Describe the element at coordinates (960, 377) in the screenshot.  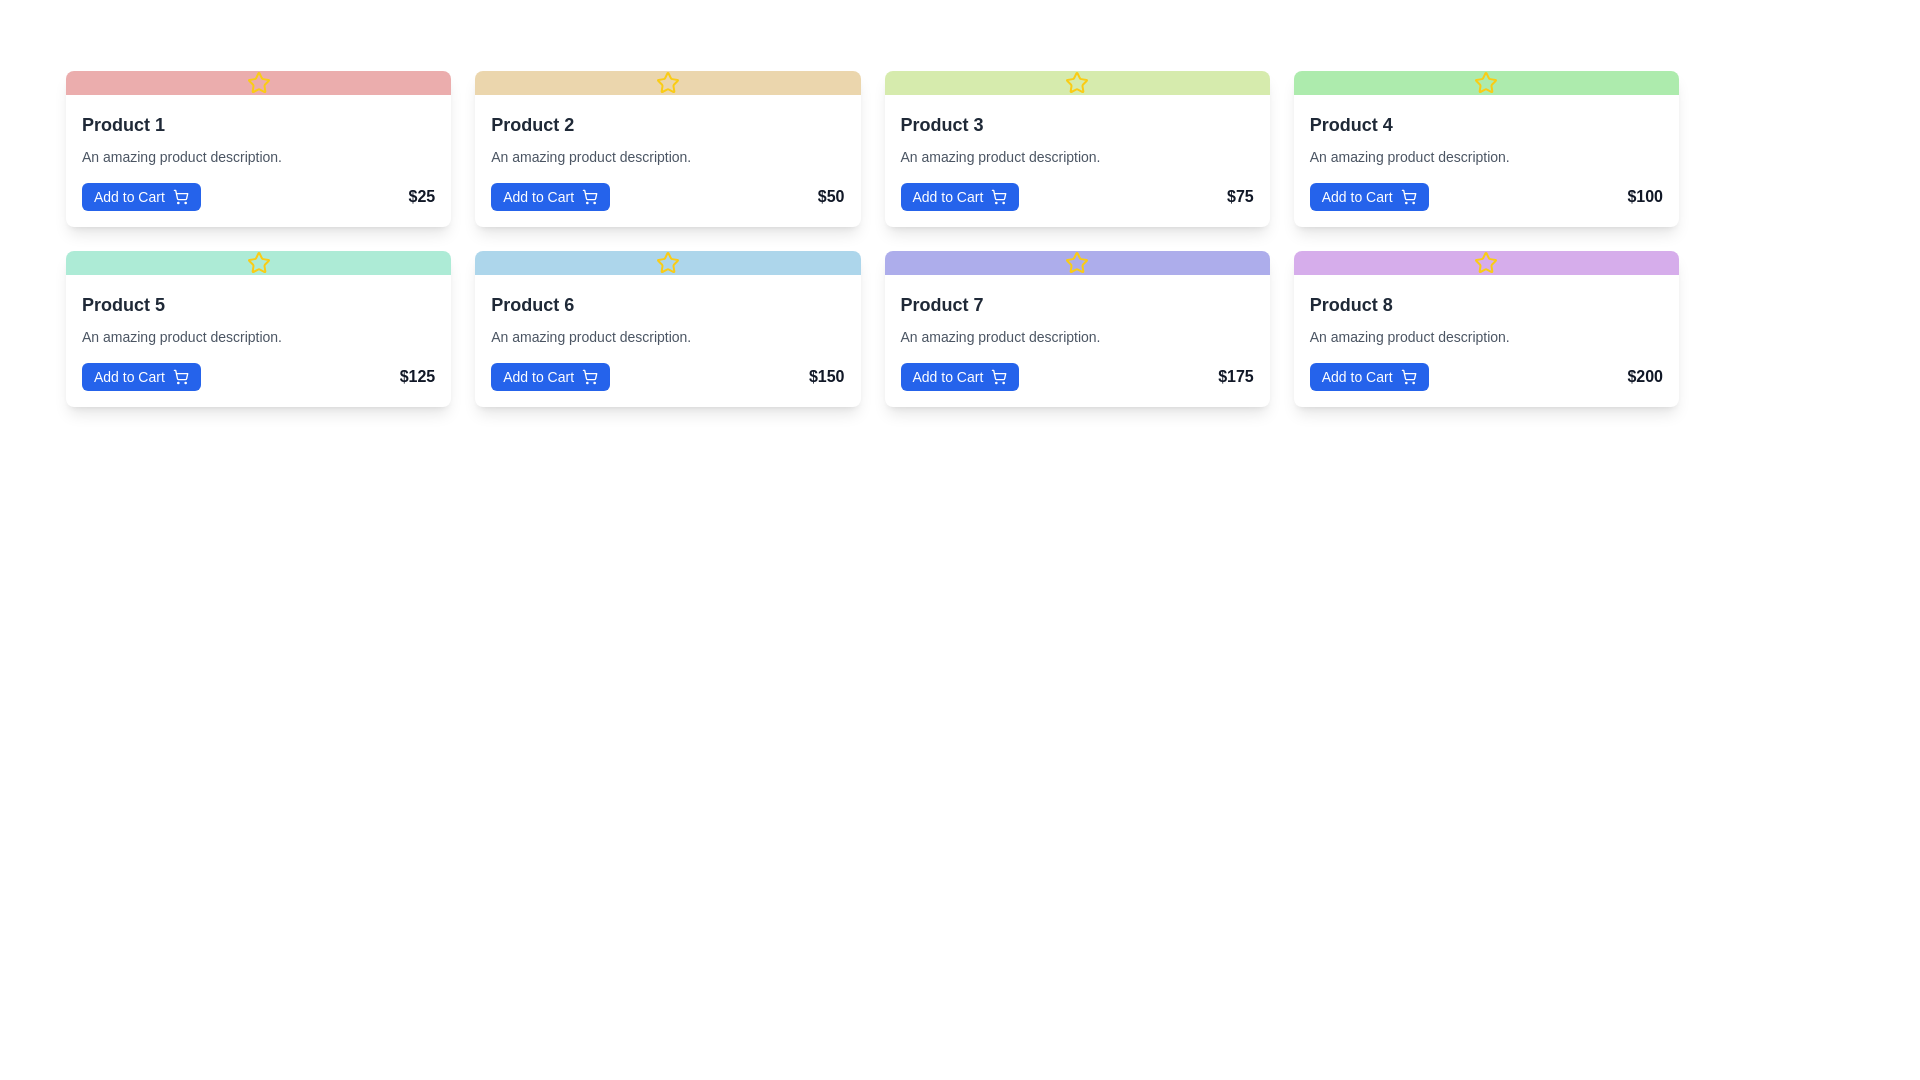
I see `the blue 'Add to Cart' button with white text and a shopping cart icon located in the 'Product 7' card` at that location.